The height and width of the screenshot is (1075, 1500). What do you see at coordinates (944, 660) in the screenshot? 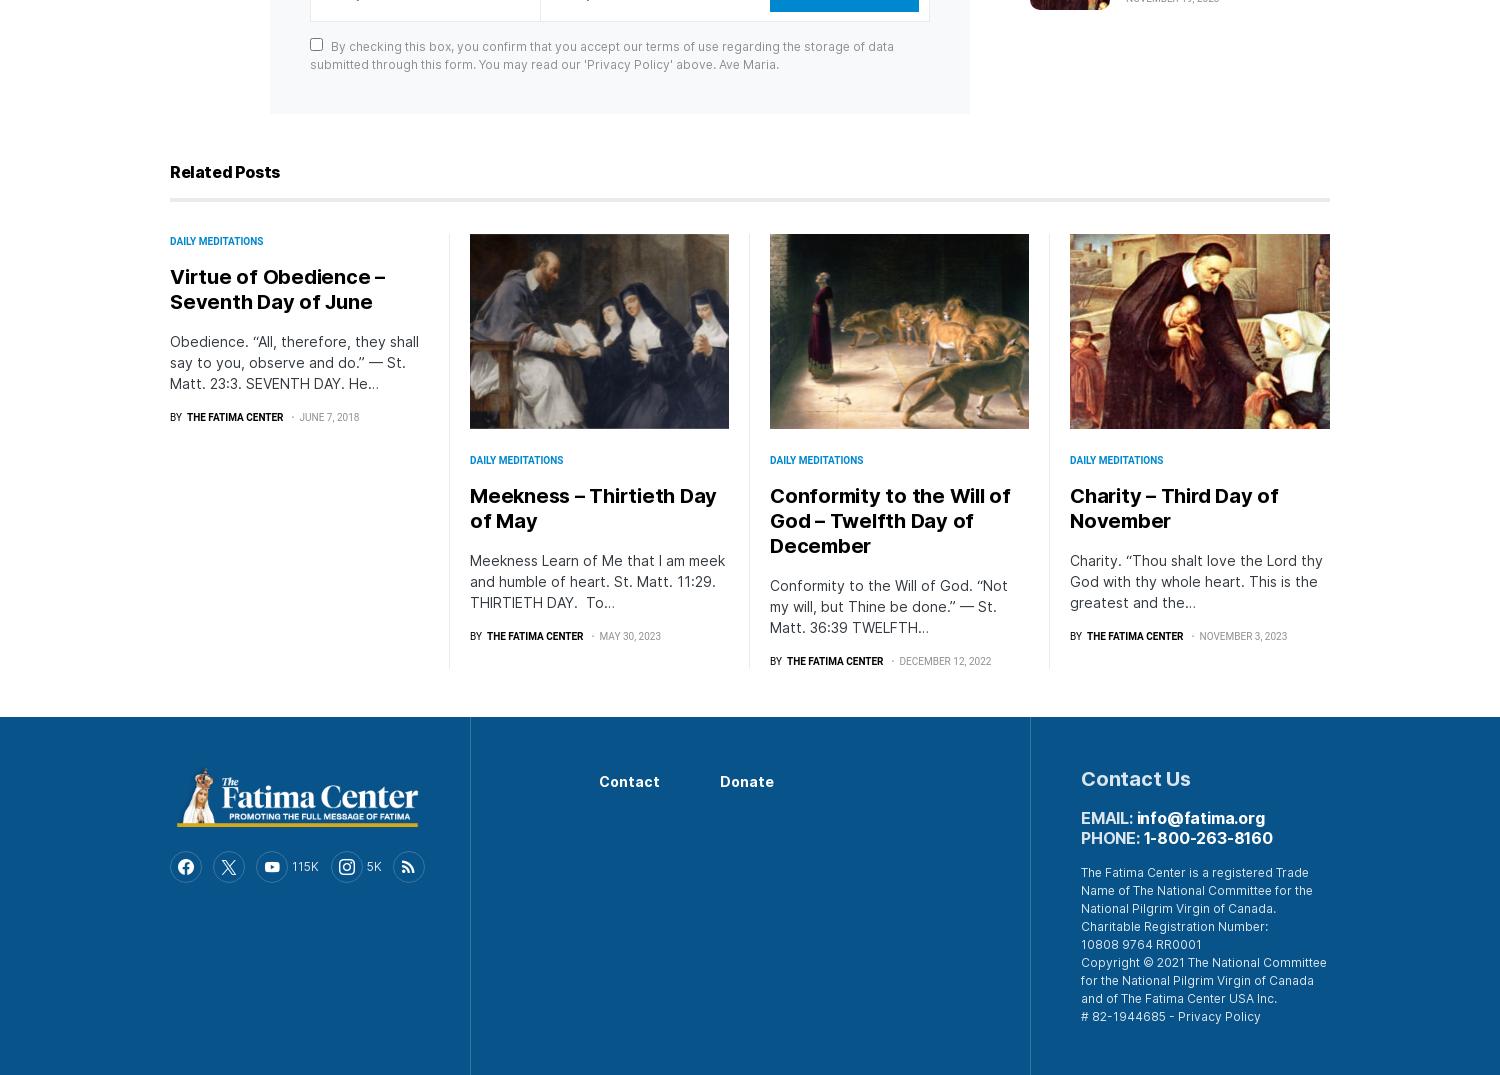
I see `'December 12, 2022'` at bounding box center [944, 660].